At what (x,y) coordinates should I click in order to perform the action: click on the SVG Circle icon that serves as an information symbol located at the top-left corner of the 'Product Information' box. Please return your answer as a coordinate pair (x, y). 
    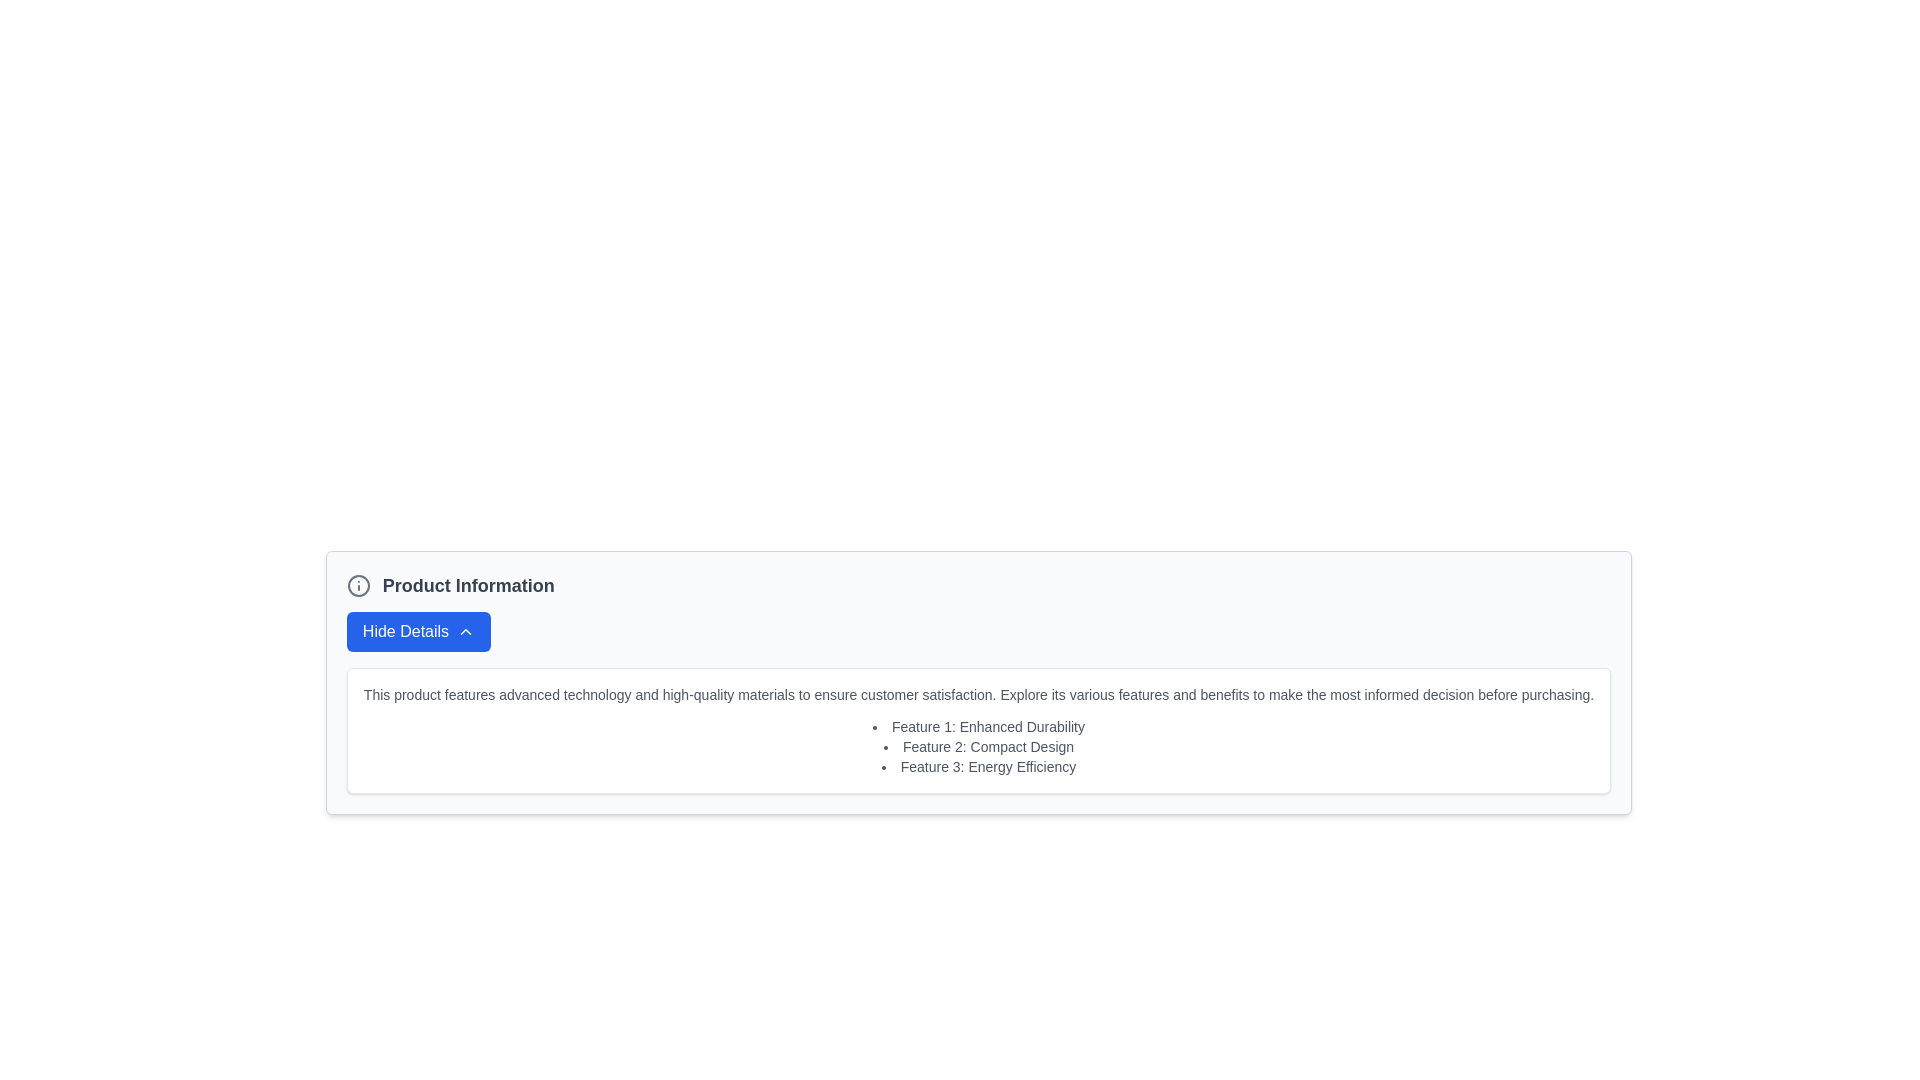
    Looking at the image, I should click on (358, 585).